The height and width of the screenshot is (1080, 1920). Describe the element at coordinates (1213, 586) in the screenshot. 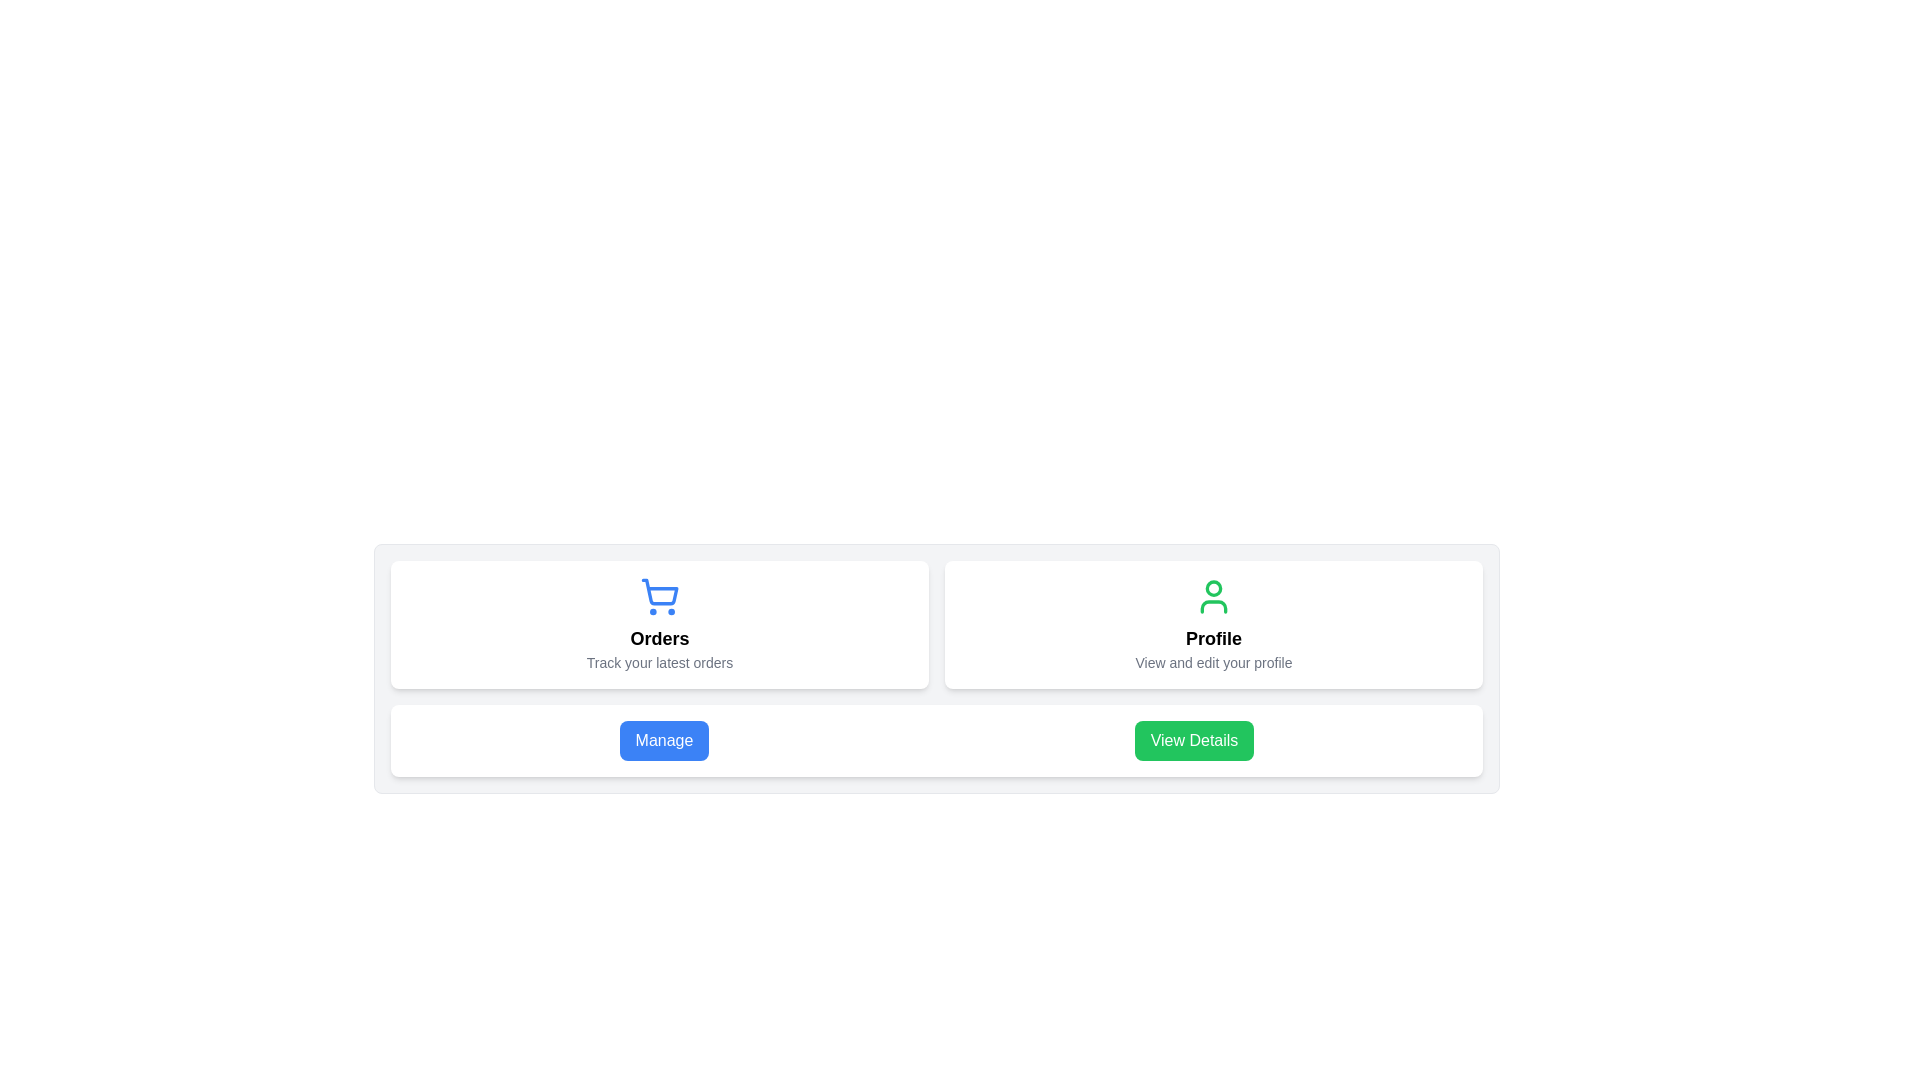

I see `the SVG circle graphic that resembles a user's profile picture, which has a green outline and is located in the right-hand card of the profile section, above the text 'Profile'` at that location.